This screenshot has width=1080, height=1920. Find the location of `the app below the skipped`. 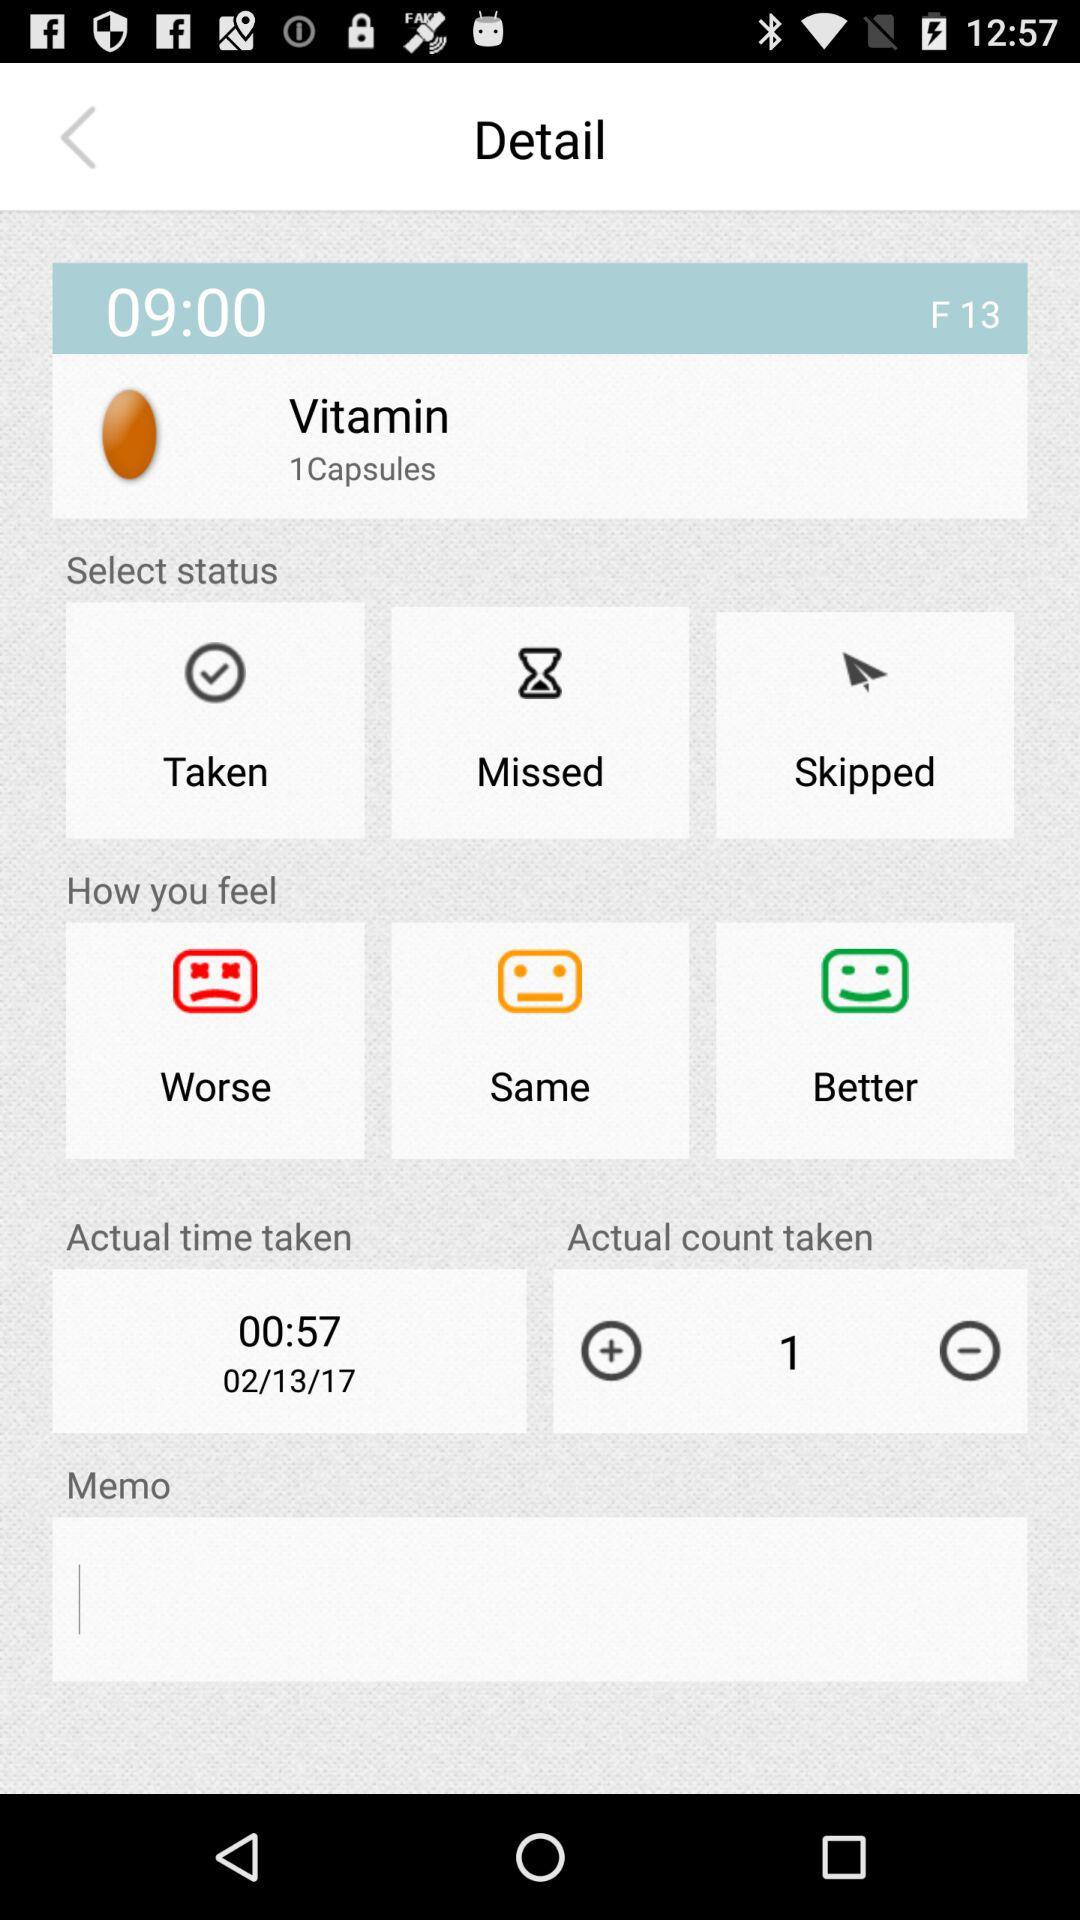

the app below the skipped is located at coordinates (864, 1040).